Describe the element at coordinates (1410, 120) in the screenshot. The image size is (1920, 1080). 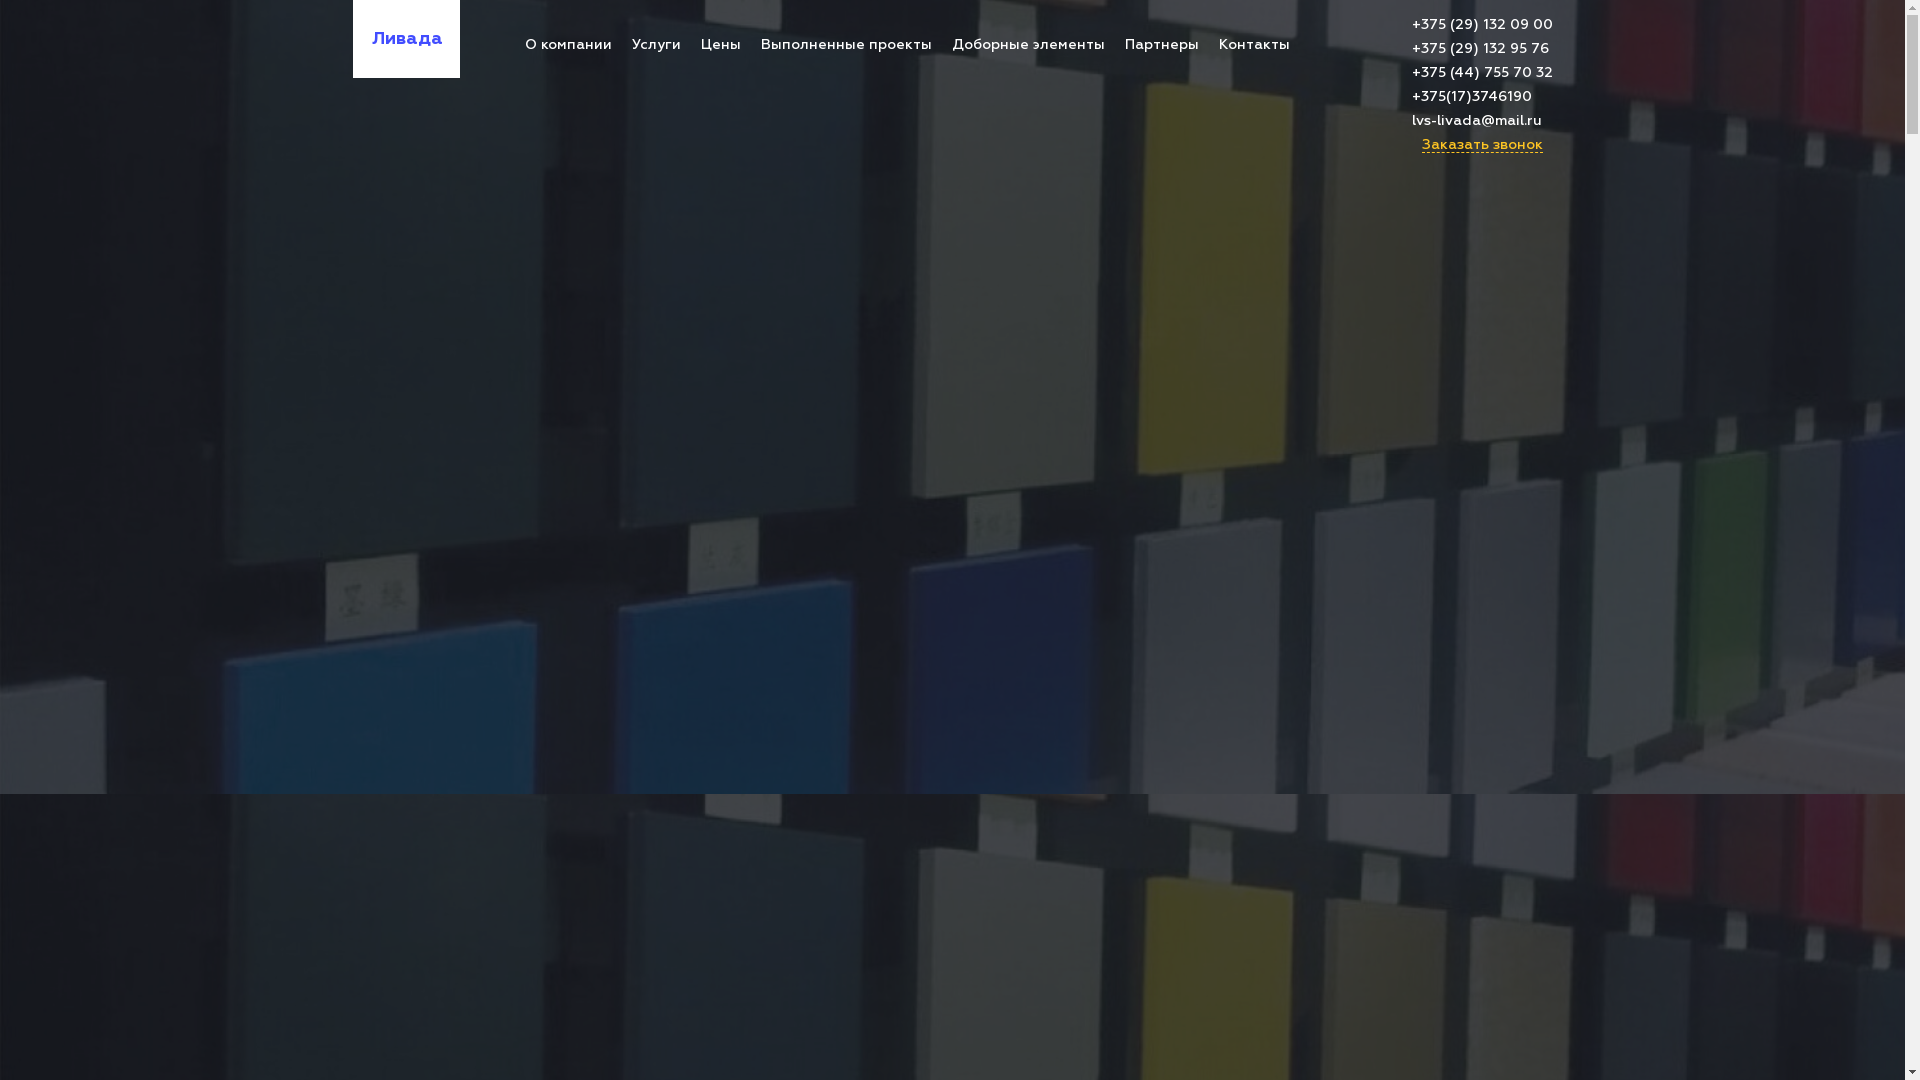
I see `'lvs-livada@mail.ru'` at that location.